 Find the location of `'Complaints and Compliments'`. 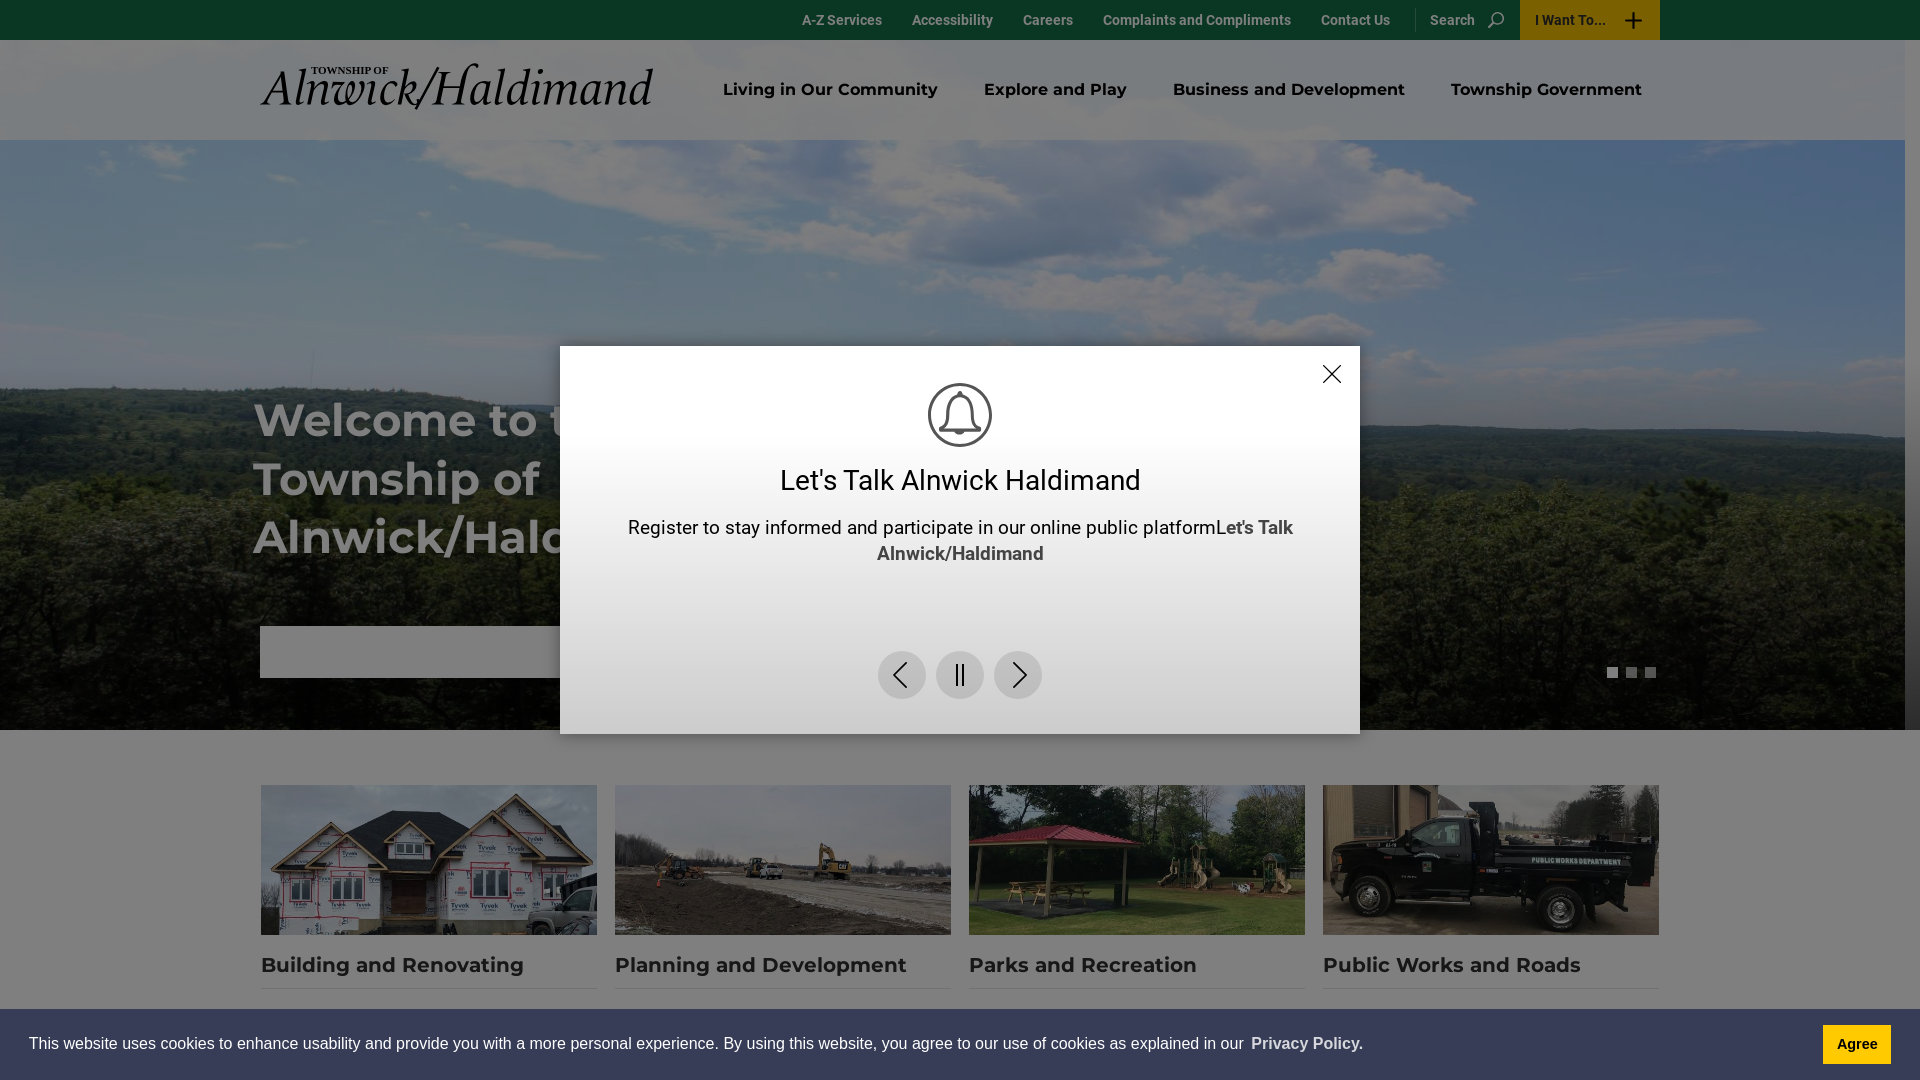

'Complaints and Compliments' is located at coordinates (1196, 19).